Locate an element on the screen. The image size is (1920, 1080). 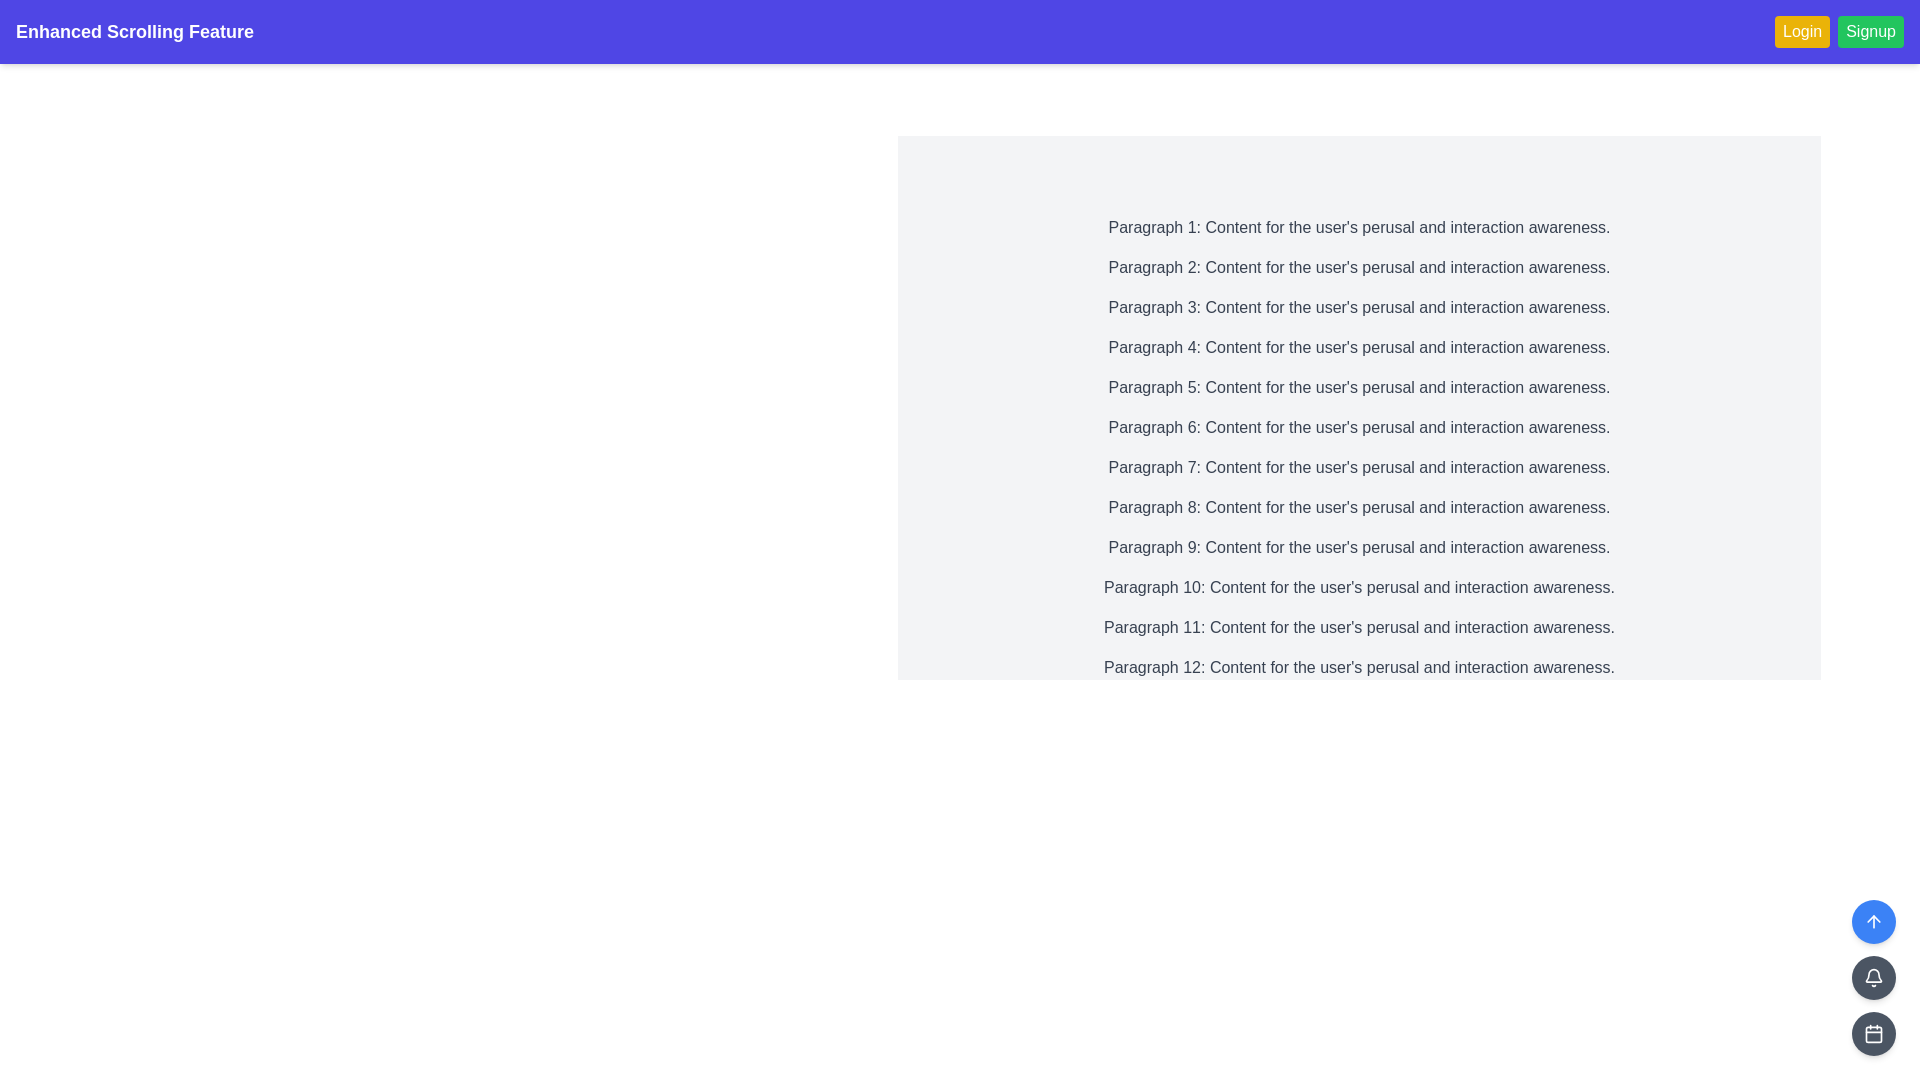
the third paragraph element which contains the text 'Paragraph 3: Content for the user's perusal and interaction awareness.' is located at coordinates (1359, 308).